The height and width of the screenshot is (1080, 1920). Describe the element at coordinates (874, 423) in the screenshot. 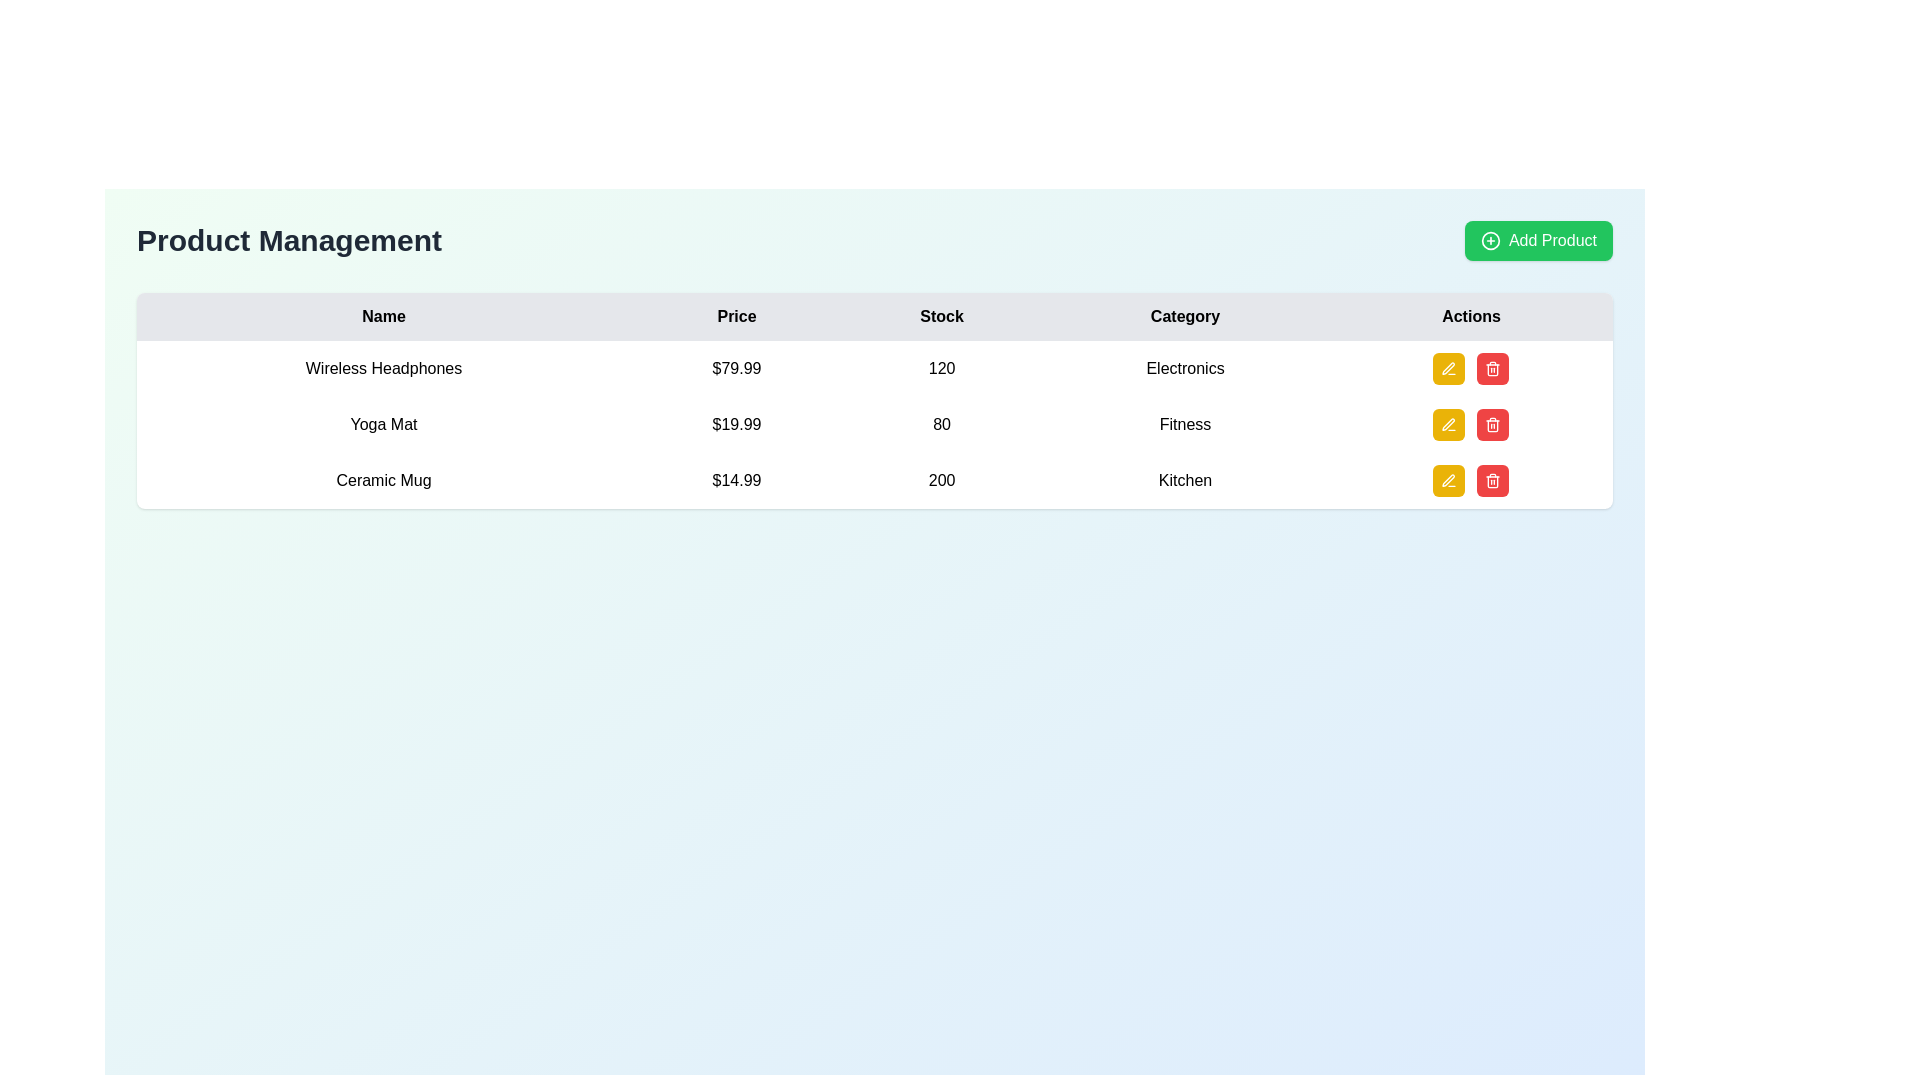

I see `the second table row representing a product's information in the product management interface, located between 'Wireless Headphones' and 'Ceramic Mug'` at that location.